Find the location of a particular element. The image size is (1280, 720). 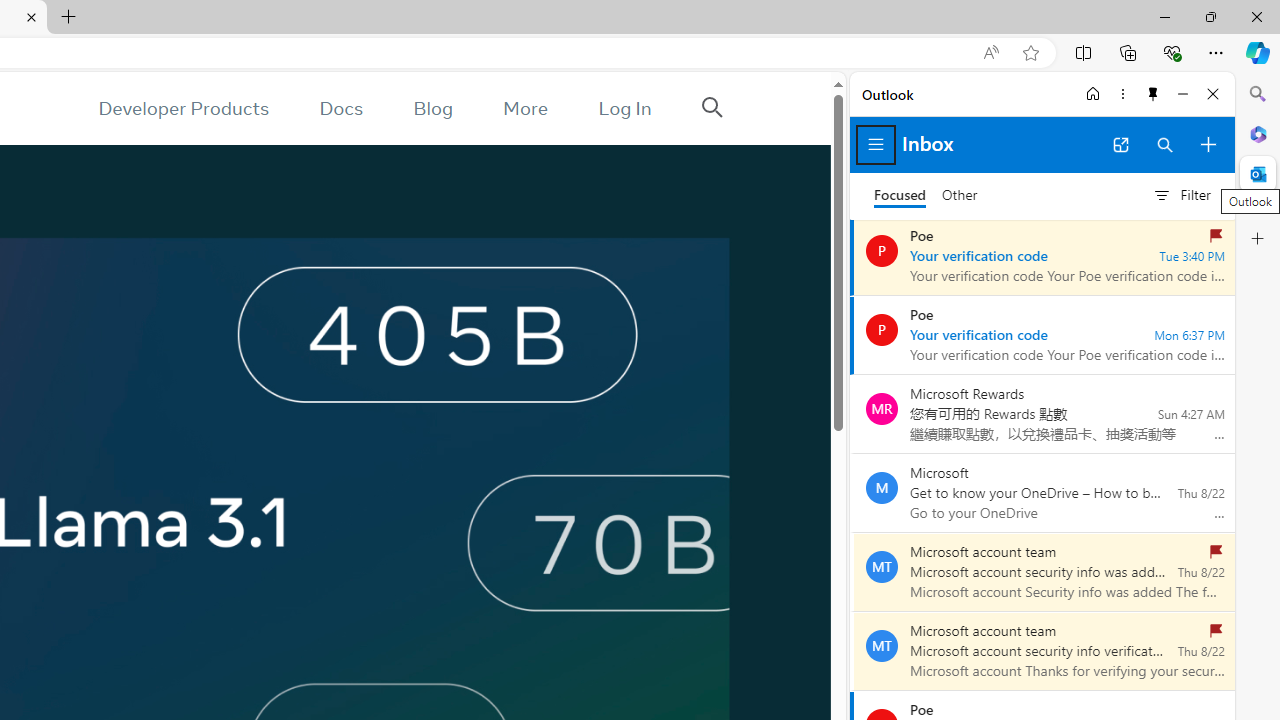

'Microsoft 365' is located at coordinates (1257, 133).